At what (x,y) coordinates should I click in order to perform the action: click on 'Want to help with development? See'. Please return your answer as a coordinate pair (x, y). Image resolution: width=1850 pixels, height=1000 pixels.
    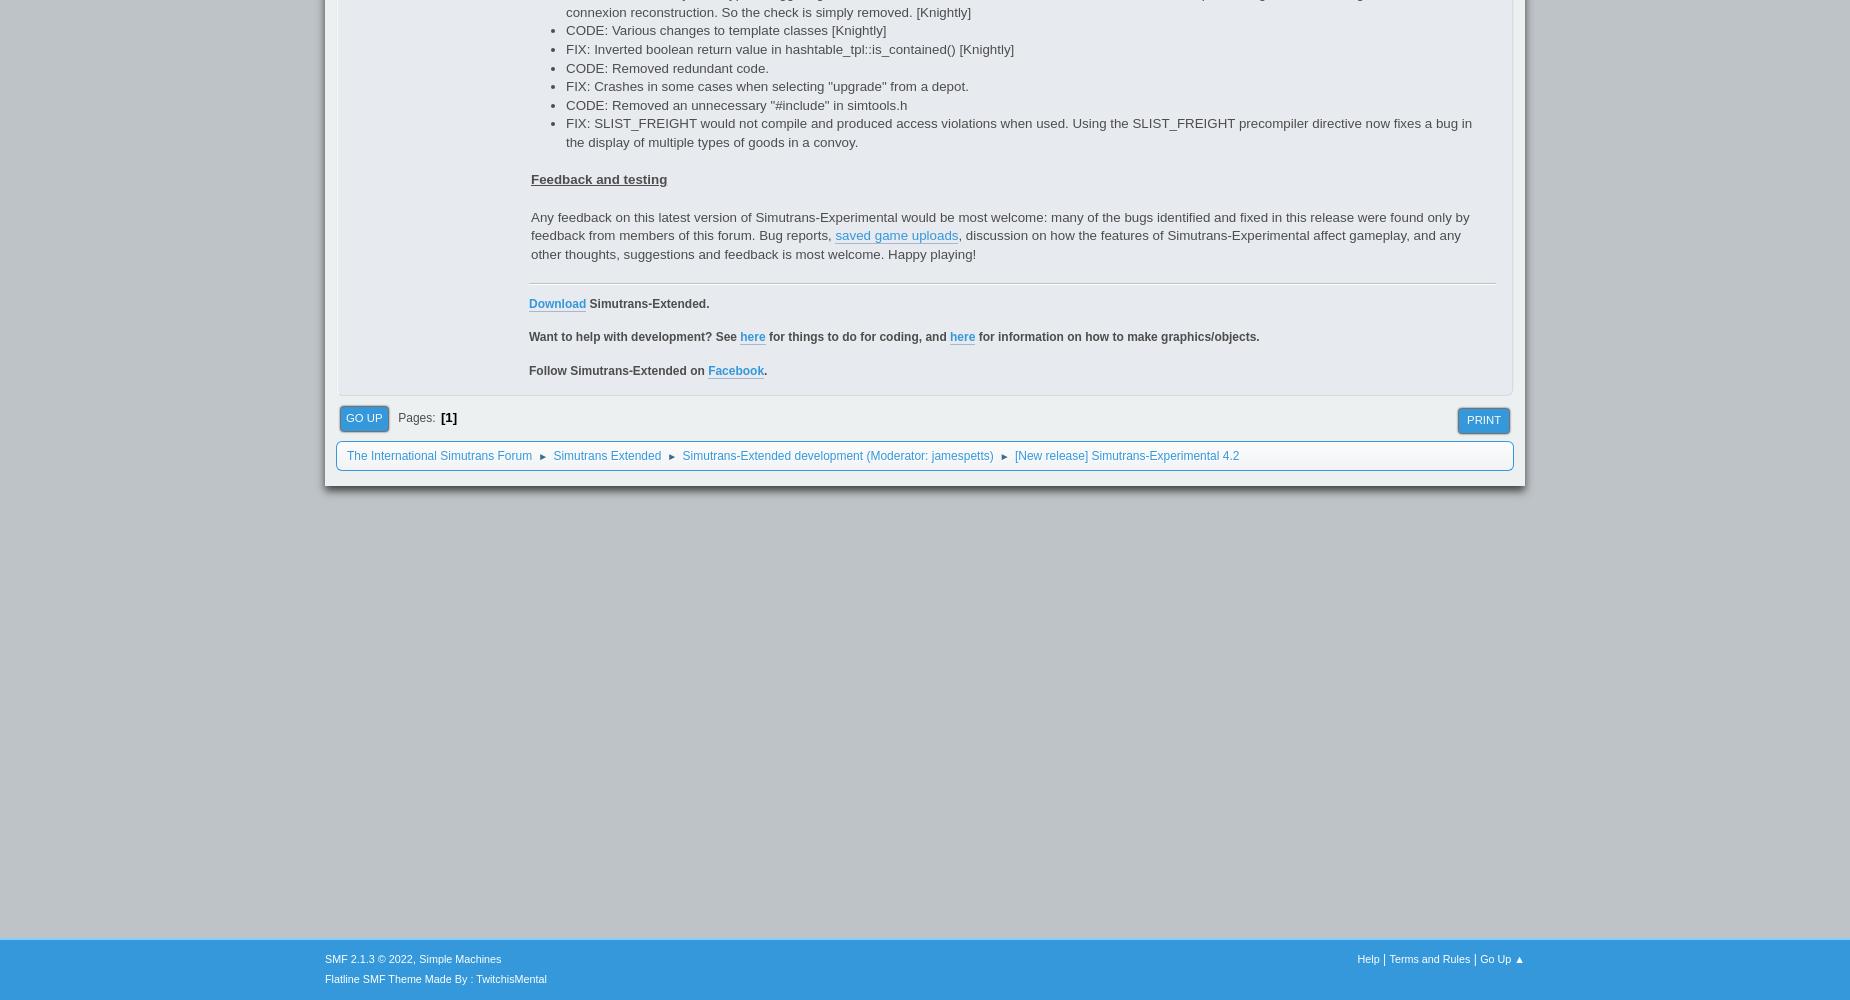
    Looking at the image, I should click on (634, 336).